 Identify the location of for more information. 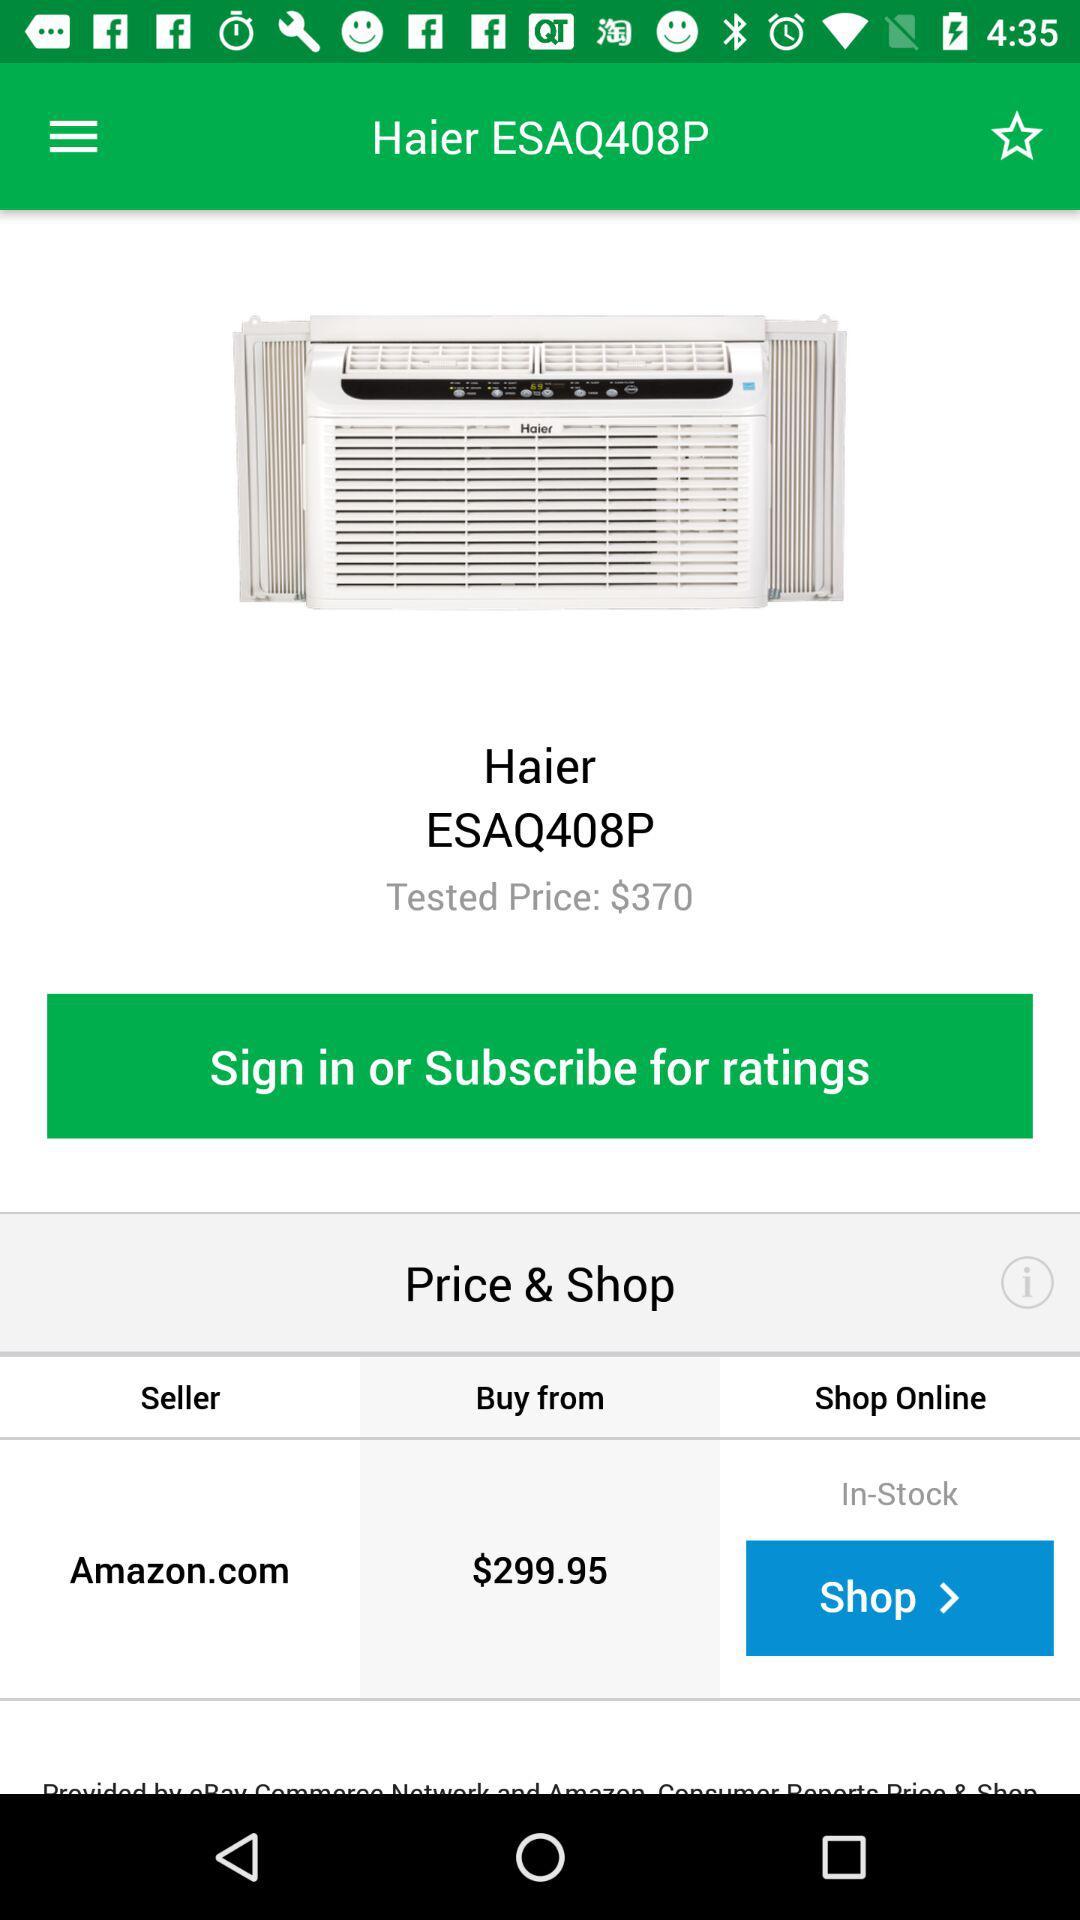
(1027, 1282).